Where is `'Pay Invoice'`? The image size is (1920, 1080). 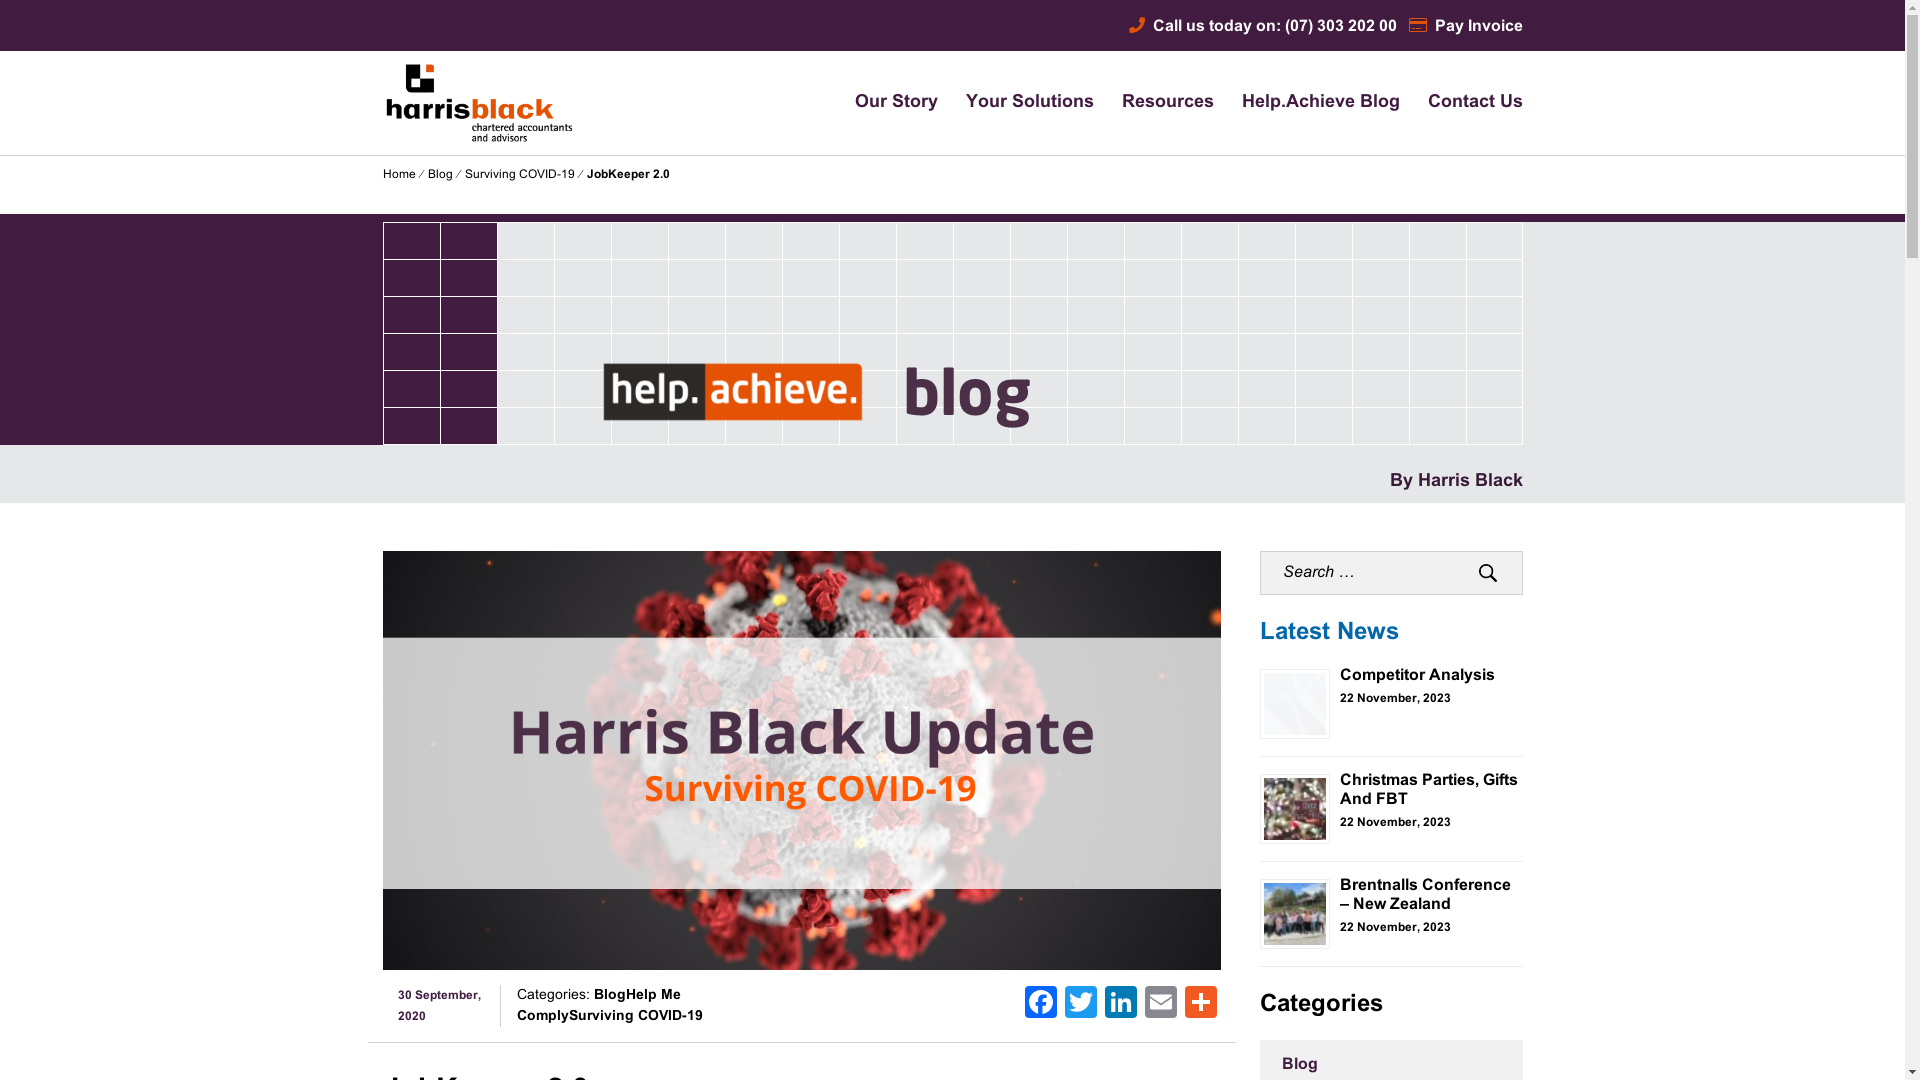
'Pay Invoice' is located at coordinates (1406, 26).